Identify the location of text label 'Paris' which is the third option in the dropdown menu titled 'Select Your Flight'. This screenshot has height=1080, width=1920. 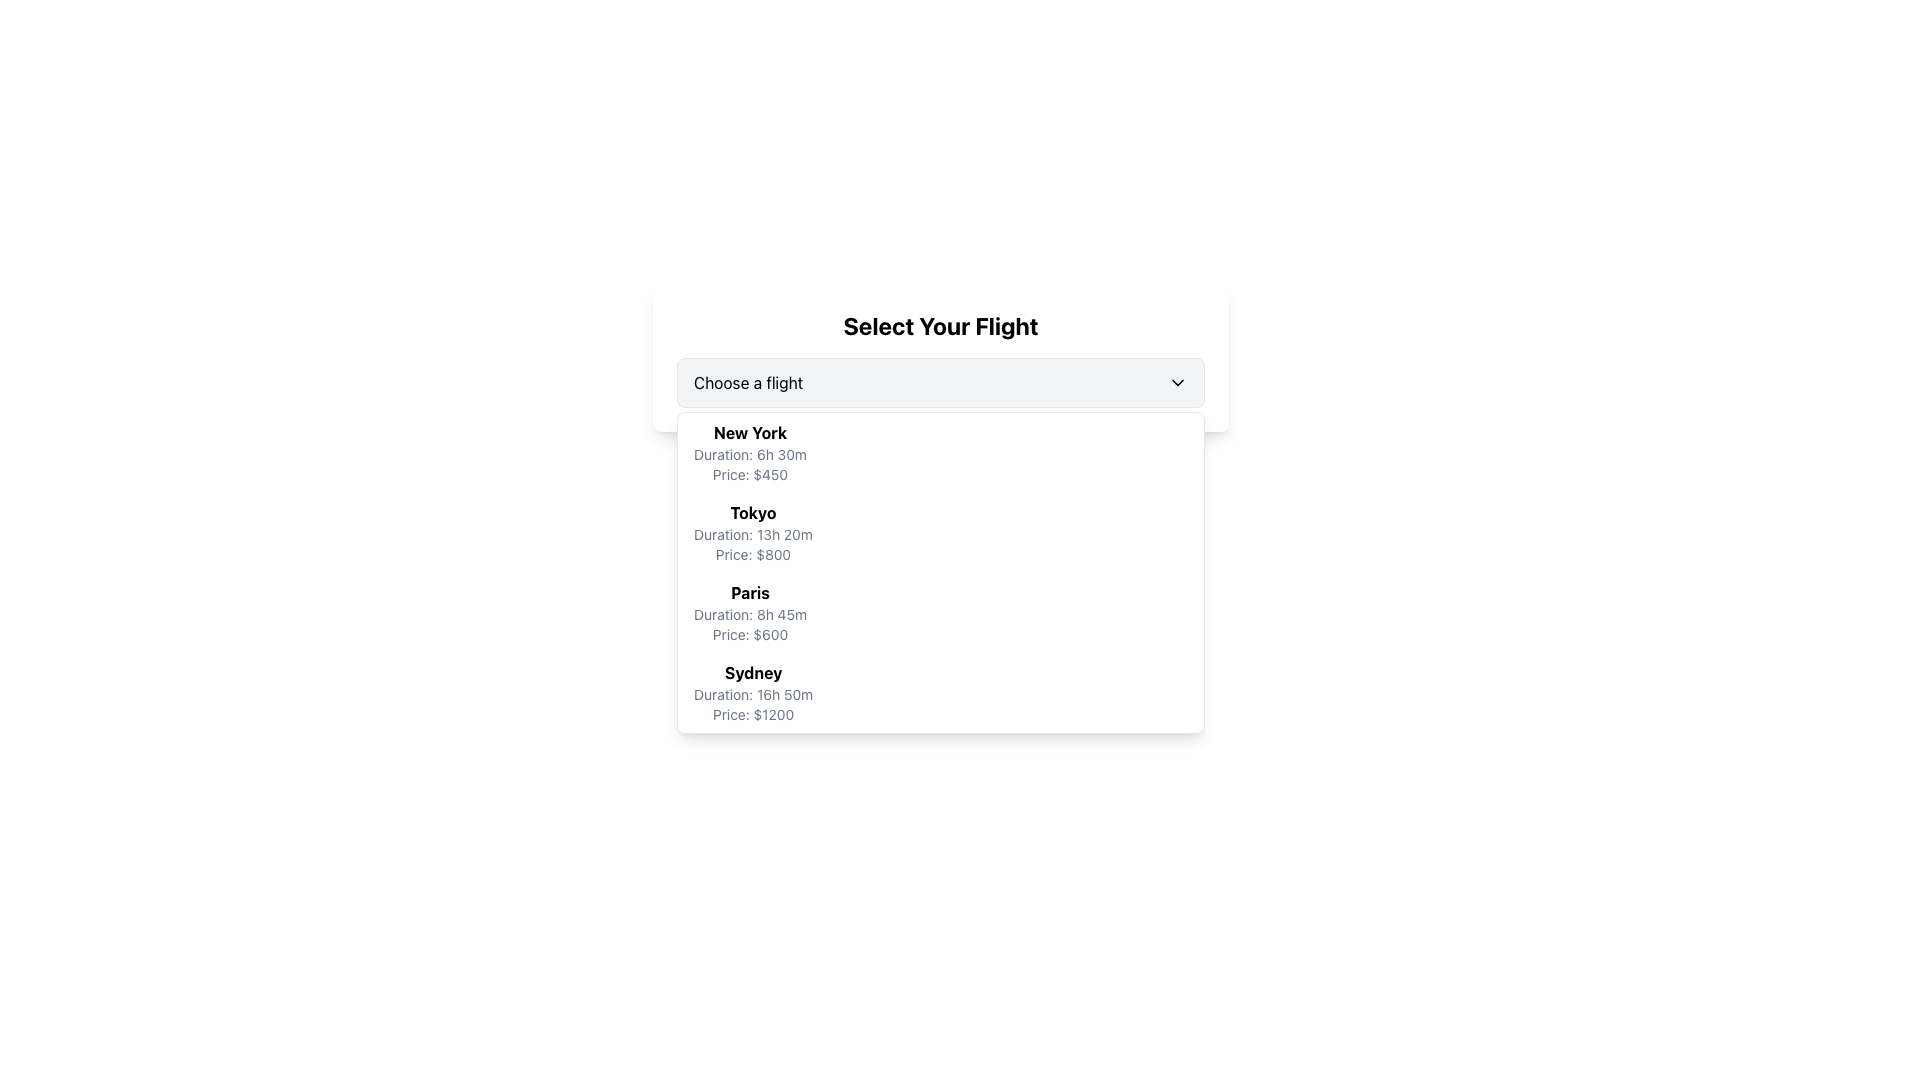
(749, 592).